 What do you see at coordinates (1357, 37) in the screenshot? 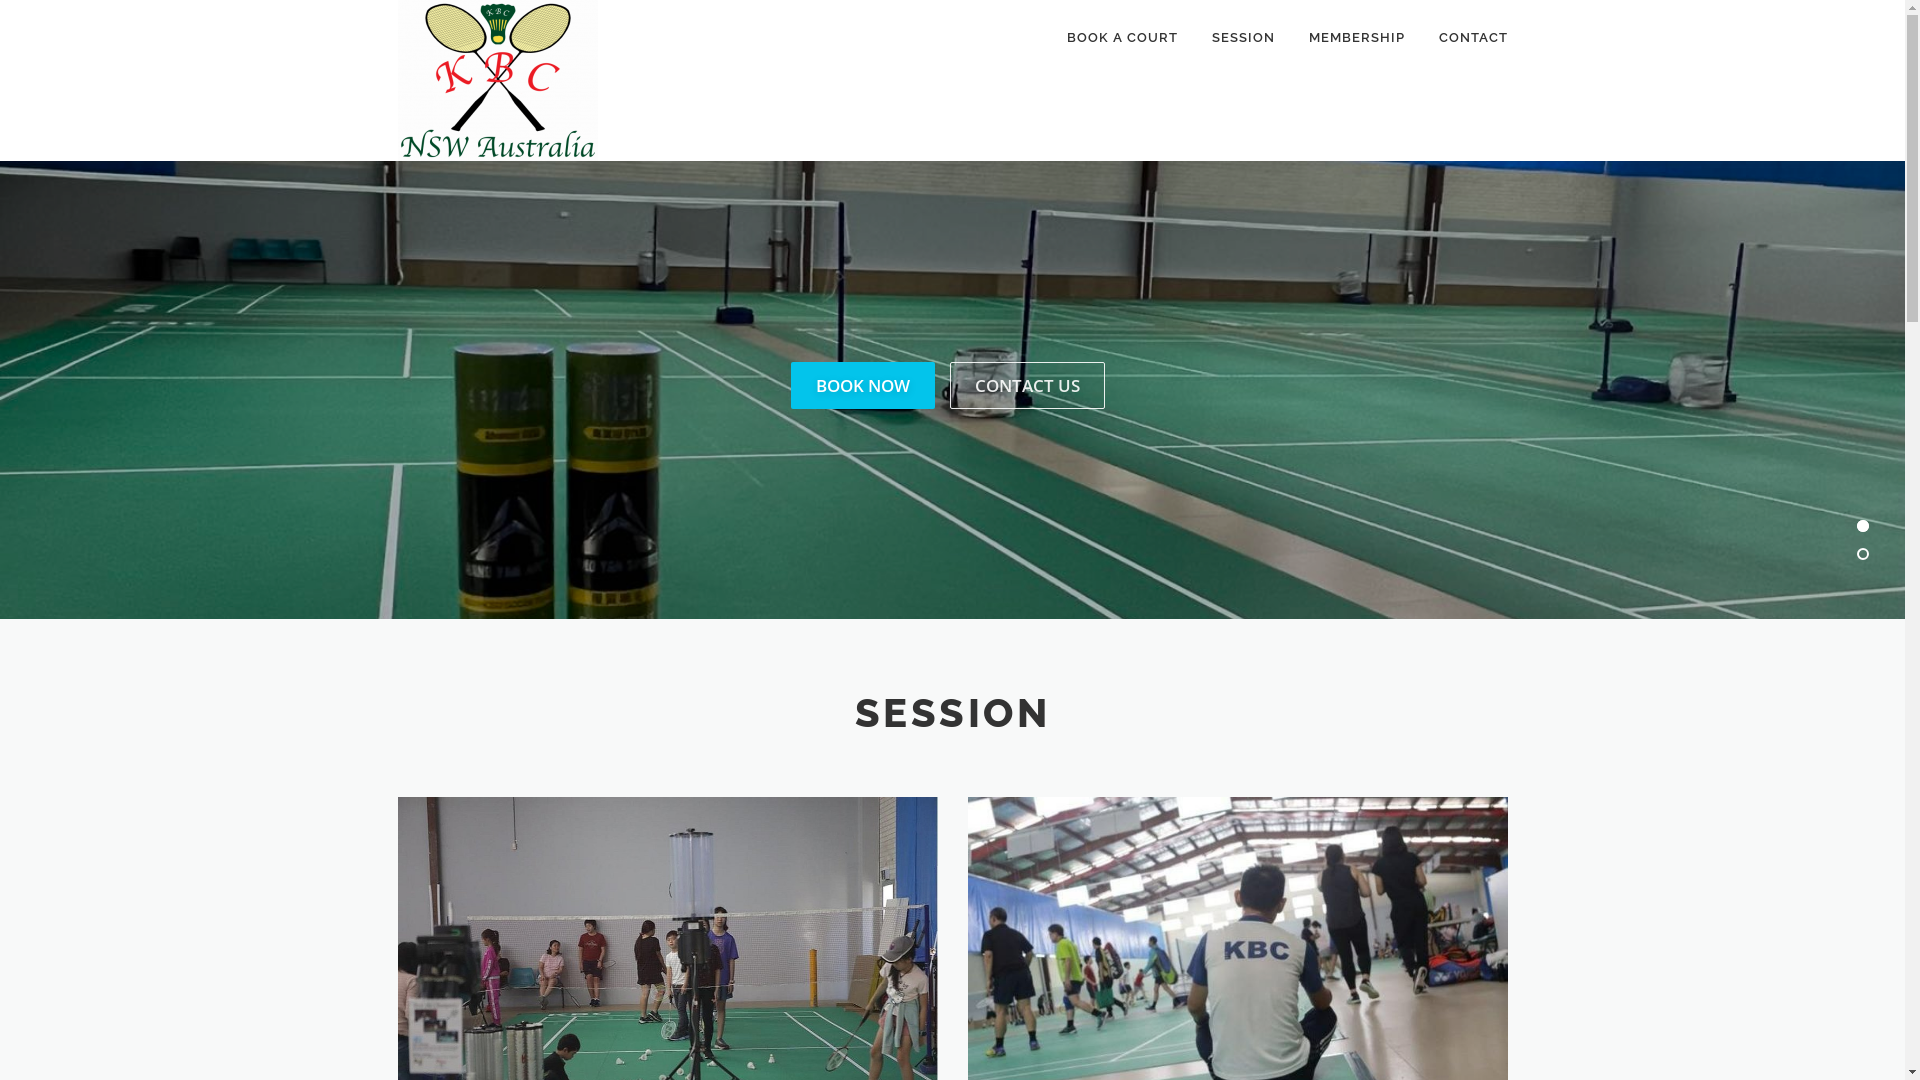
I see `'MEMBERSHIP'` at bounding box center [1357, 37].